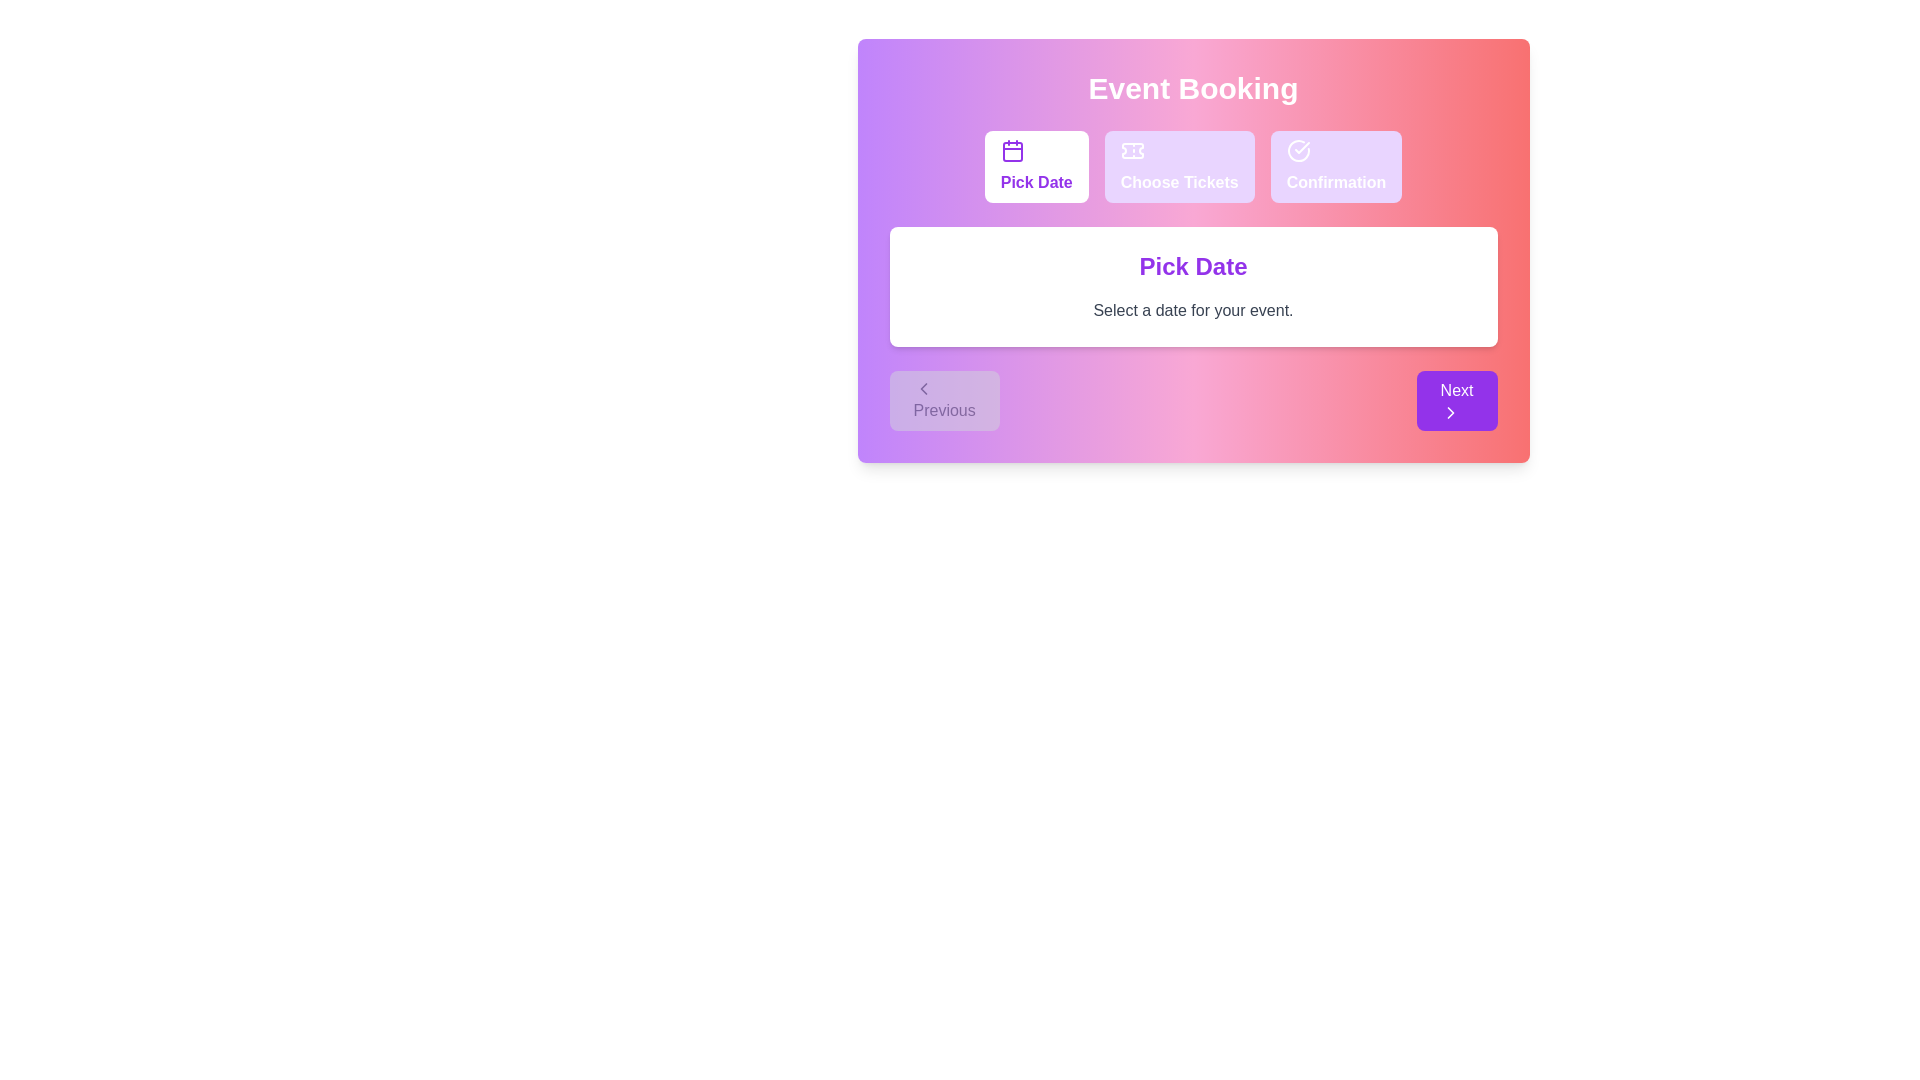 The height and width of the screenshot is (1080, 1920). What do you see at coordinates (1012, 149) in the screenshot?
I see `the calendar icon with a purple outline located in the 'Pick Date' button, positioned as the leftmost option in the upper row of options` at bounding box center [1012, 149].